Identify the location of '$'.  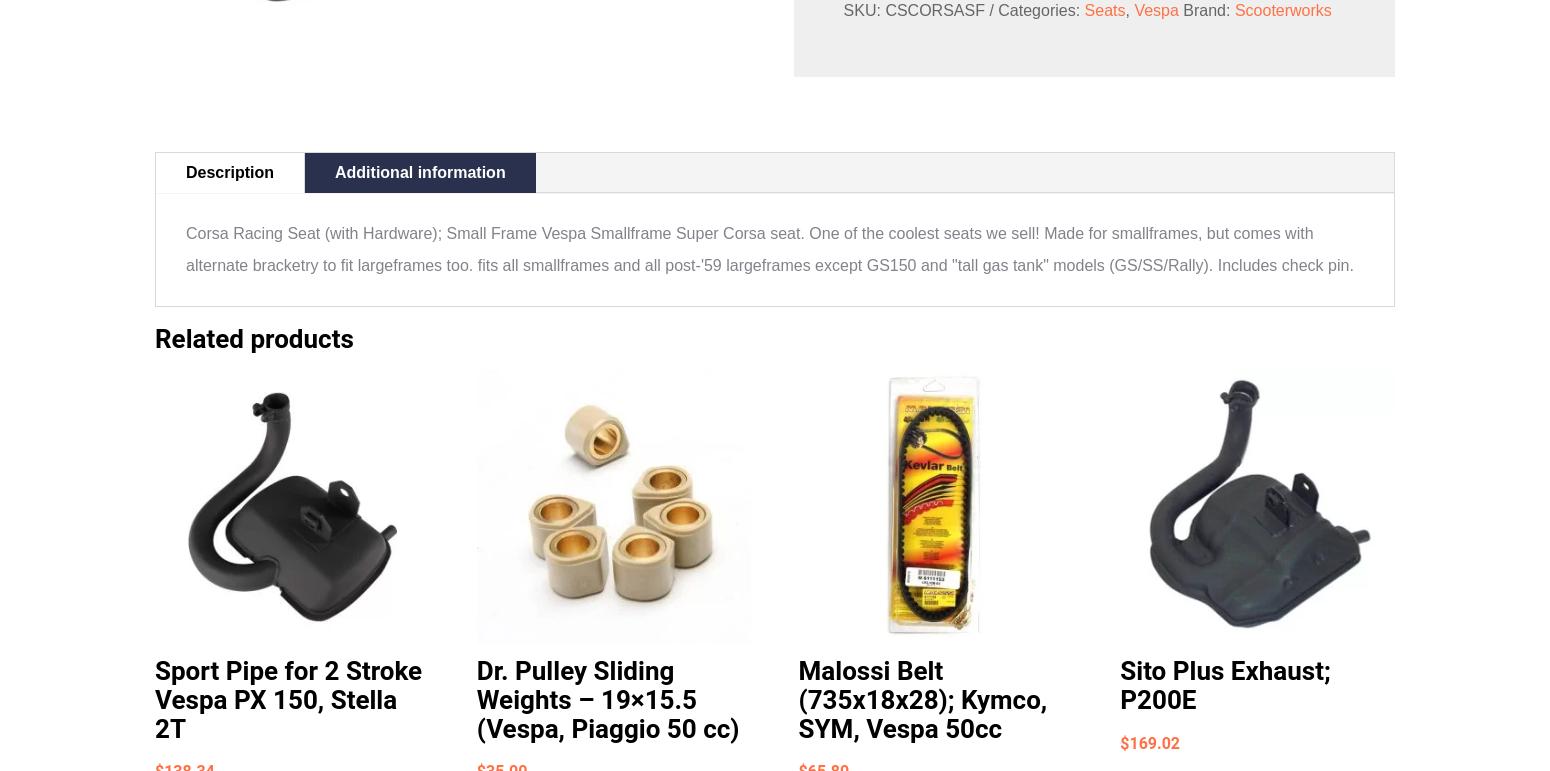
(1123, 741).